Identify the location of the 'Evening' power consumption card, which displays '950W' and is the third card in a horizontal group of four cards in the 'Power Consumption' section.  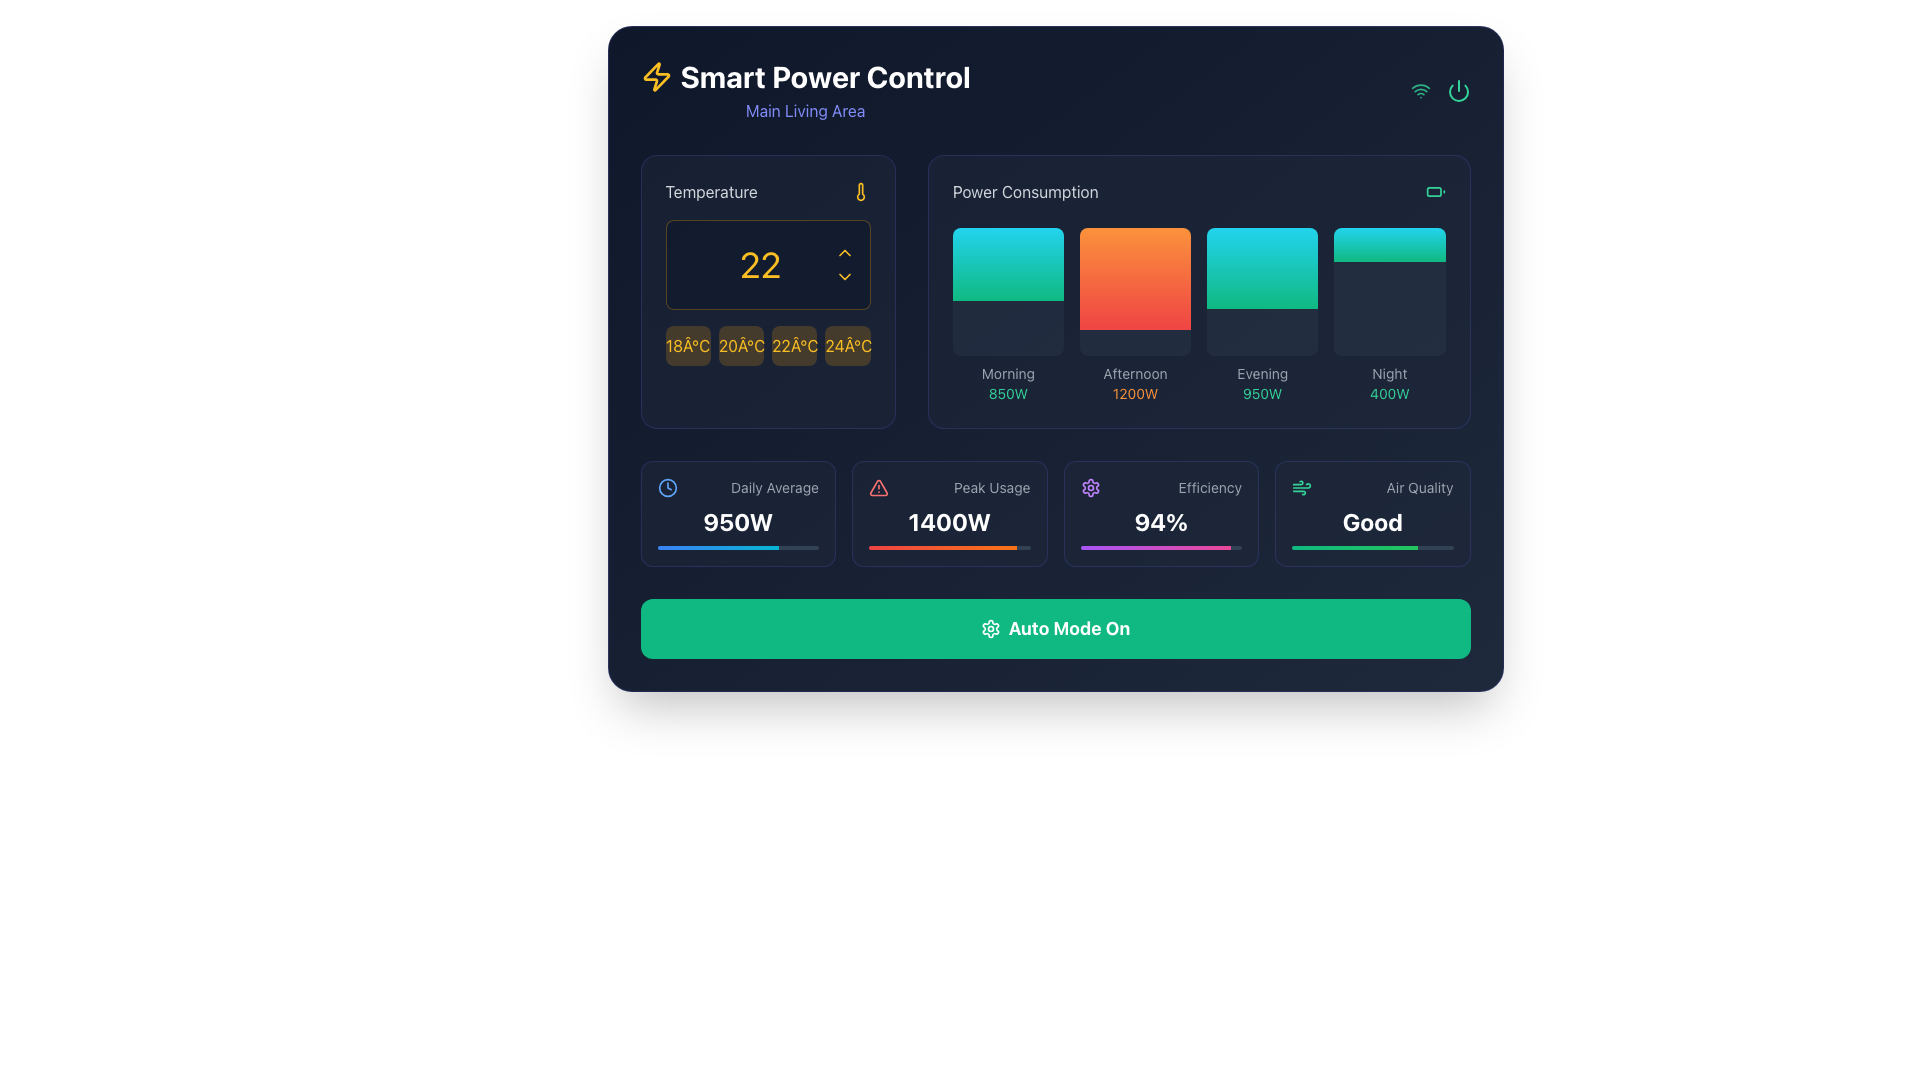
(1261, 292).